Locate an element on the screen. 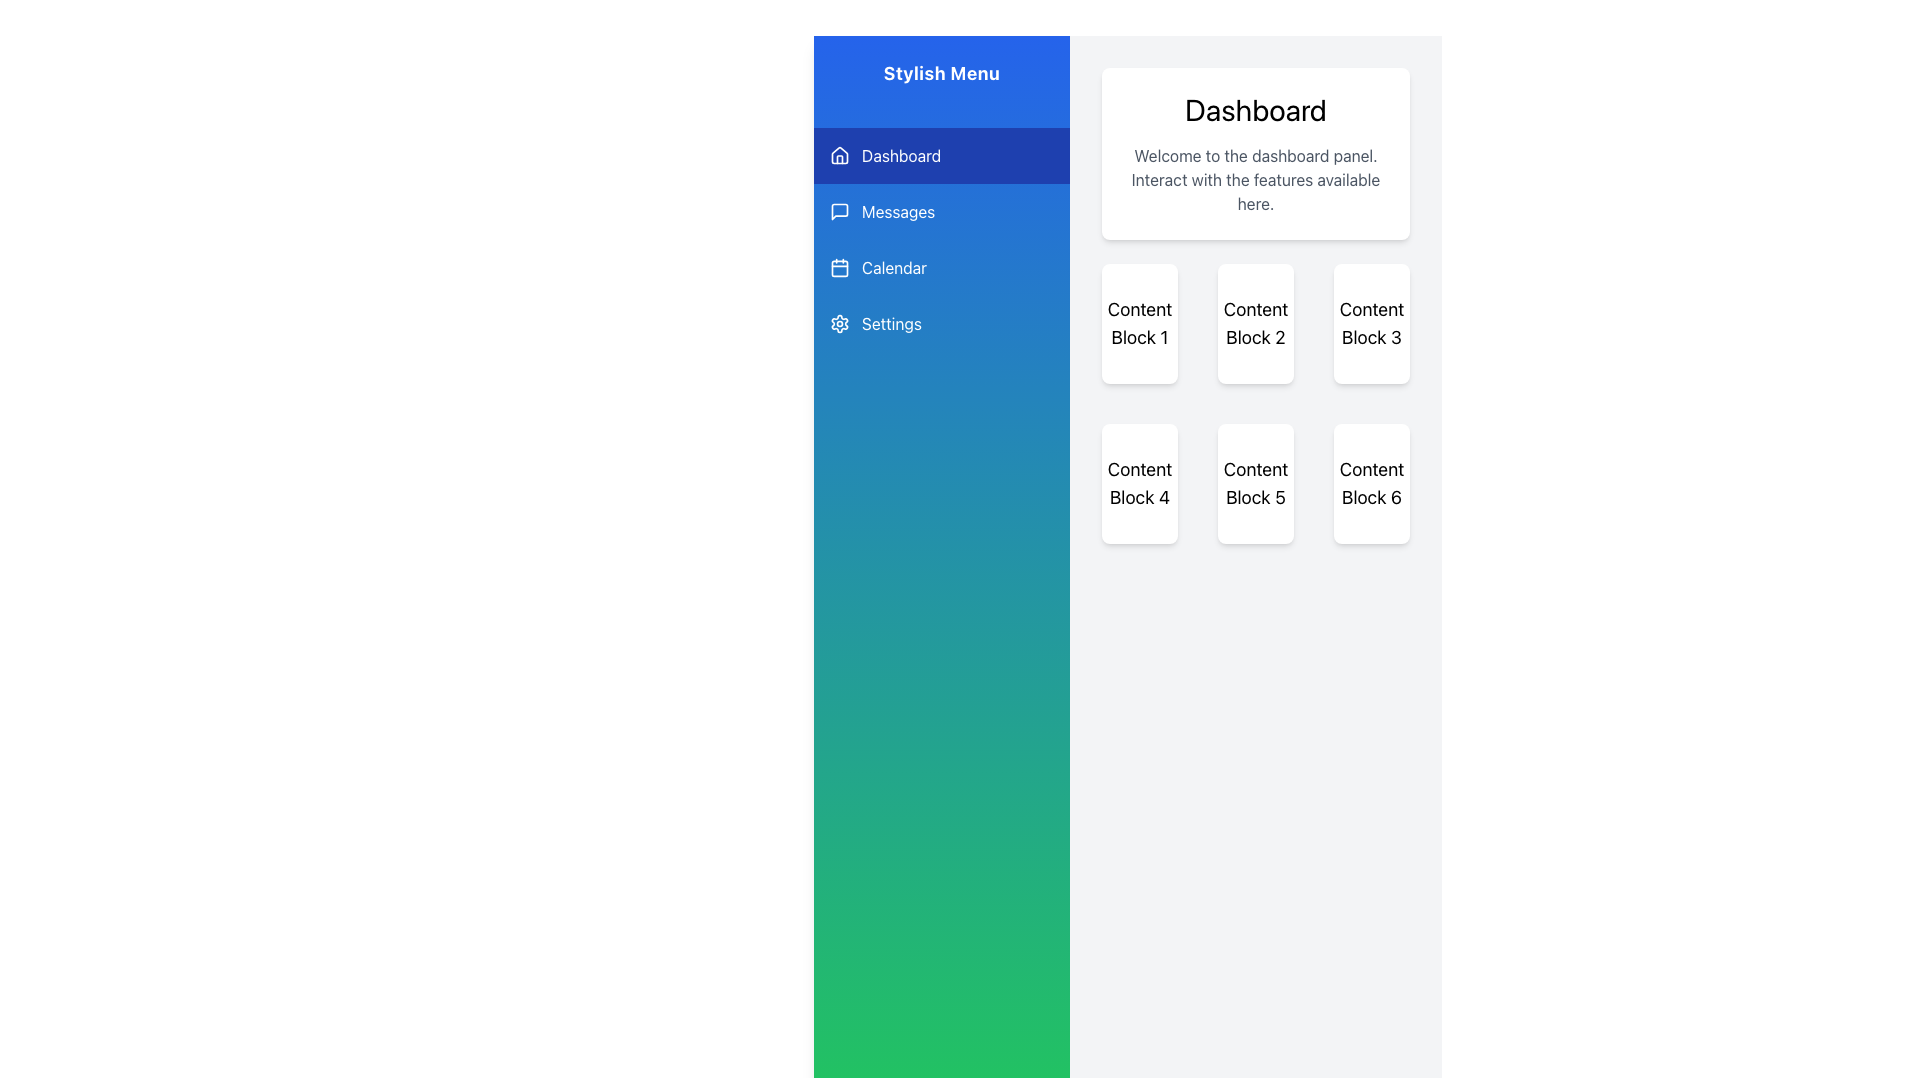 This screenshot has height=1080, width=1920. the 'Settings' icon located in the left sidebar menu, positioned to the right of the text 'Settings' is located at coordinates (840, 323).